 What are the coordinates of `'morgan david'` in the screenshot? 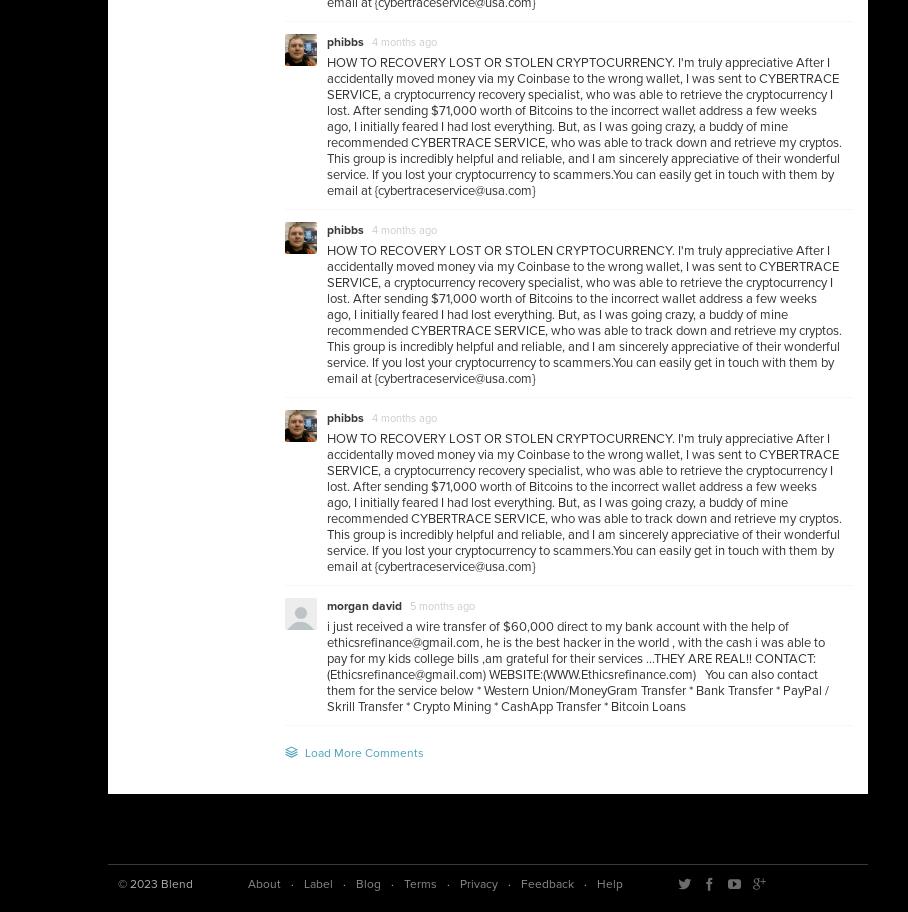 It's located at (325, 605).